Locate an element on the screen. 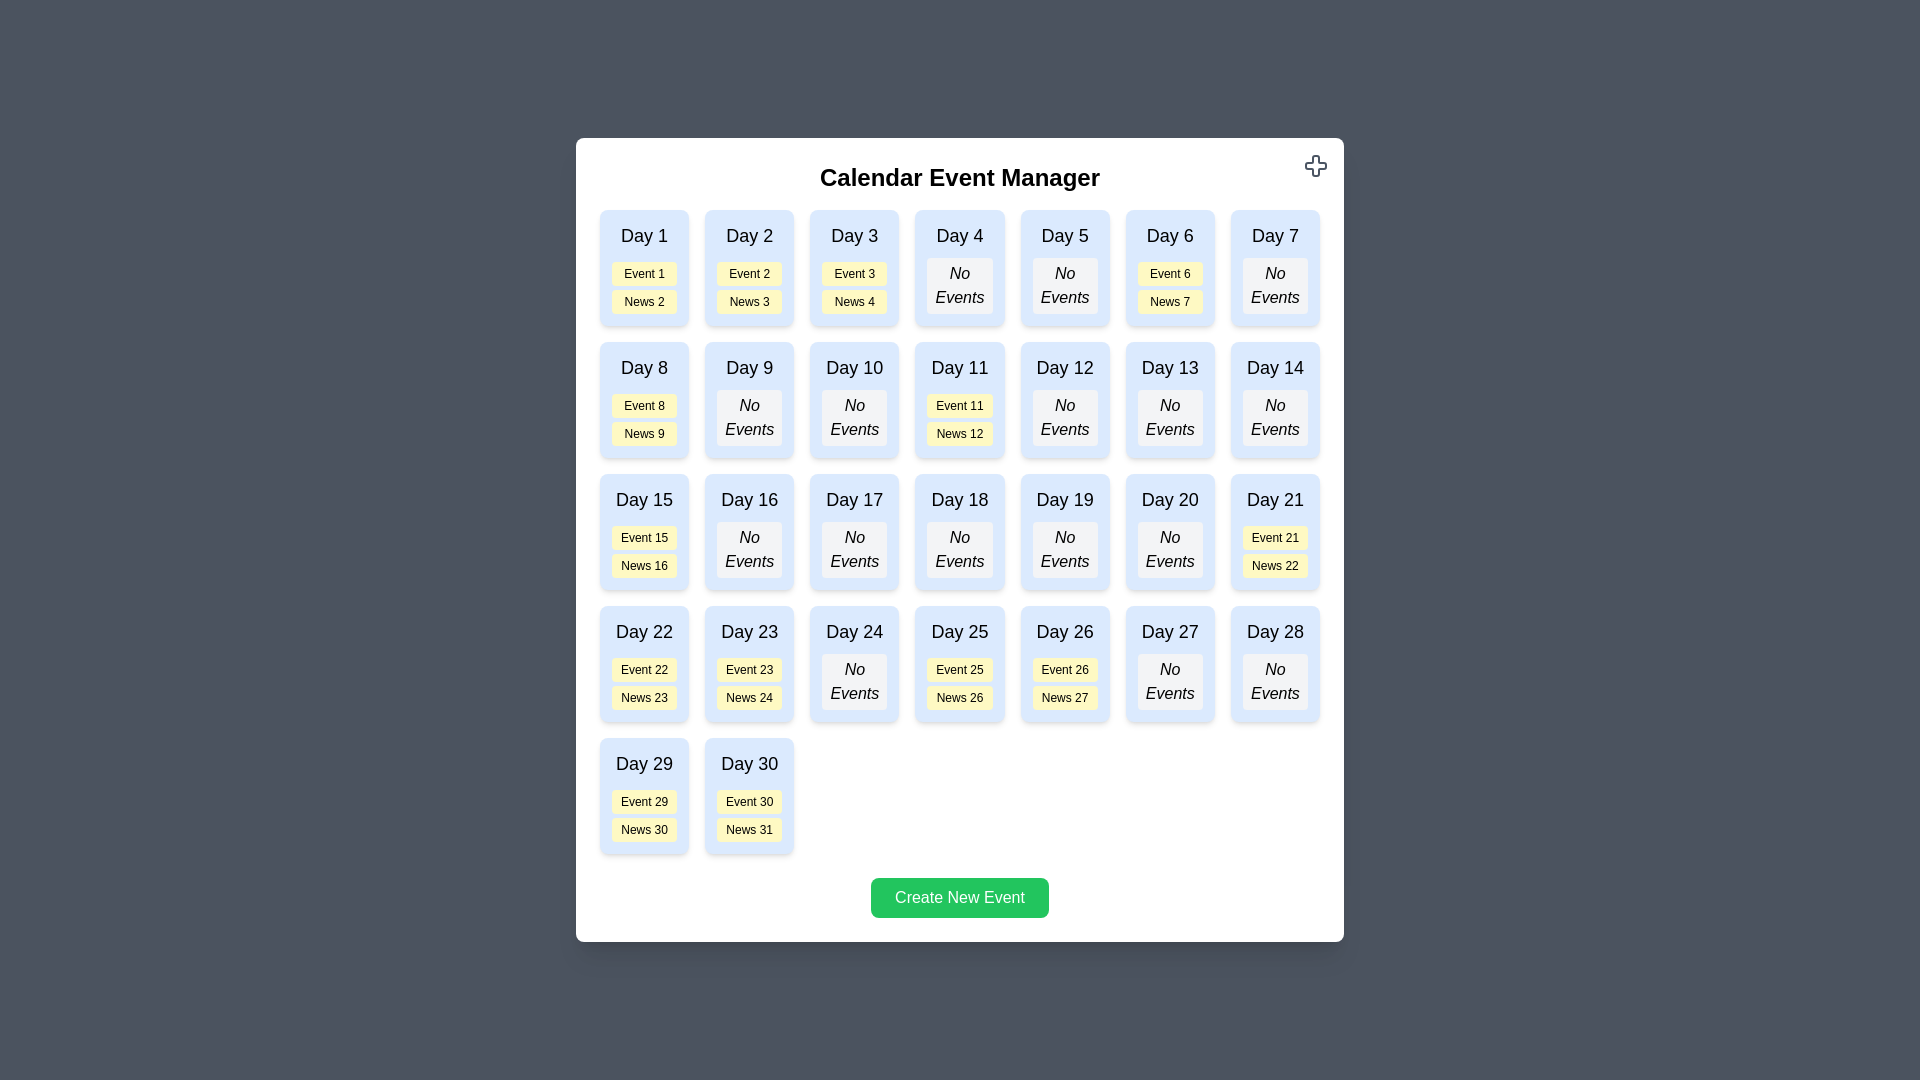 This screenshot has height=1080, width=1920. the close button located at the top-right corner of the dialog is located at coordinates (1315, 164).